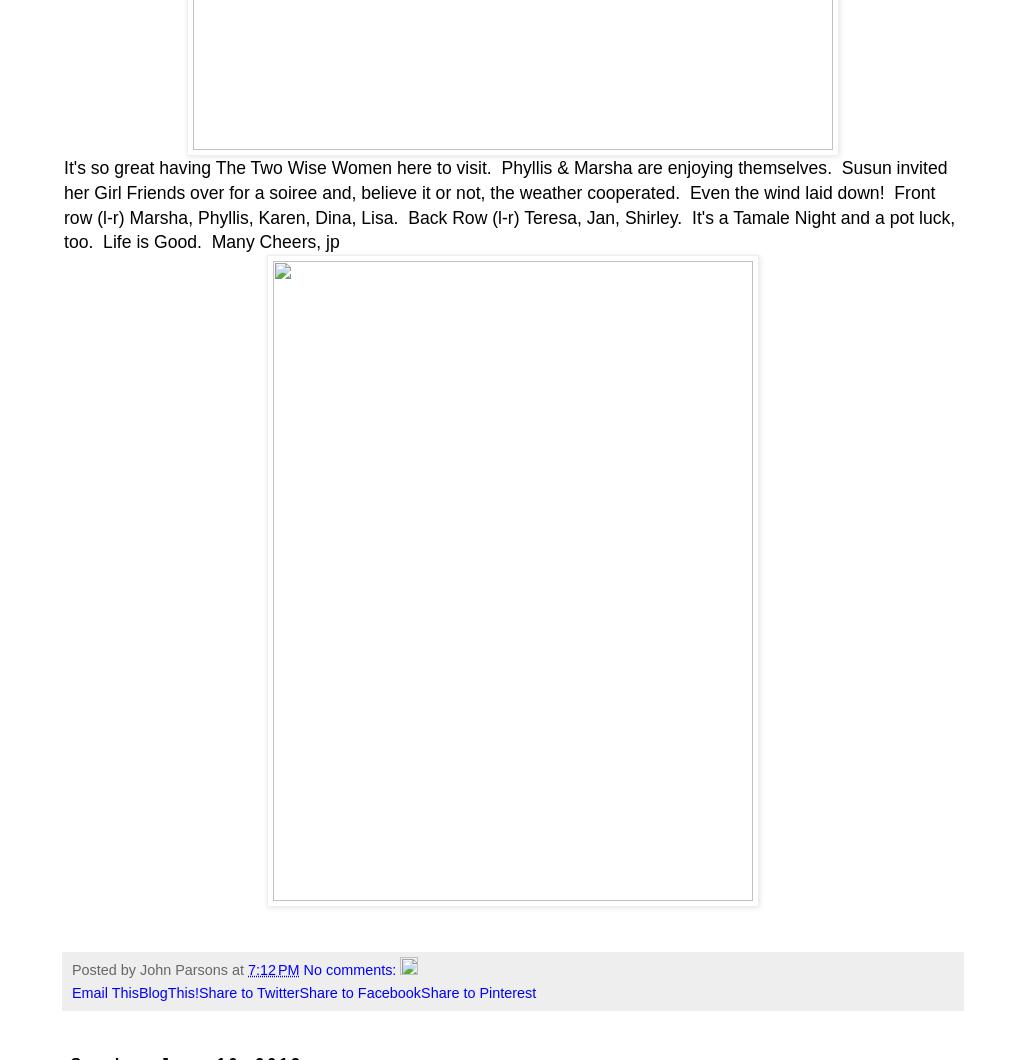 Image resolution: width=1018 pixels, height=1060 pixels. Describe the element at coordinates (246, 969) in the screenshot. I see `'7:12 PM'` at that location.